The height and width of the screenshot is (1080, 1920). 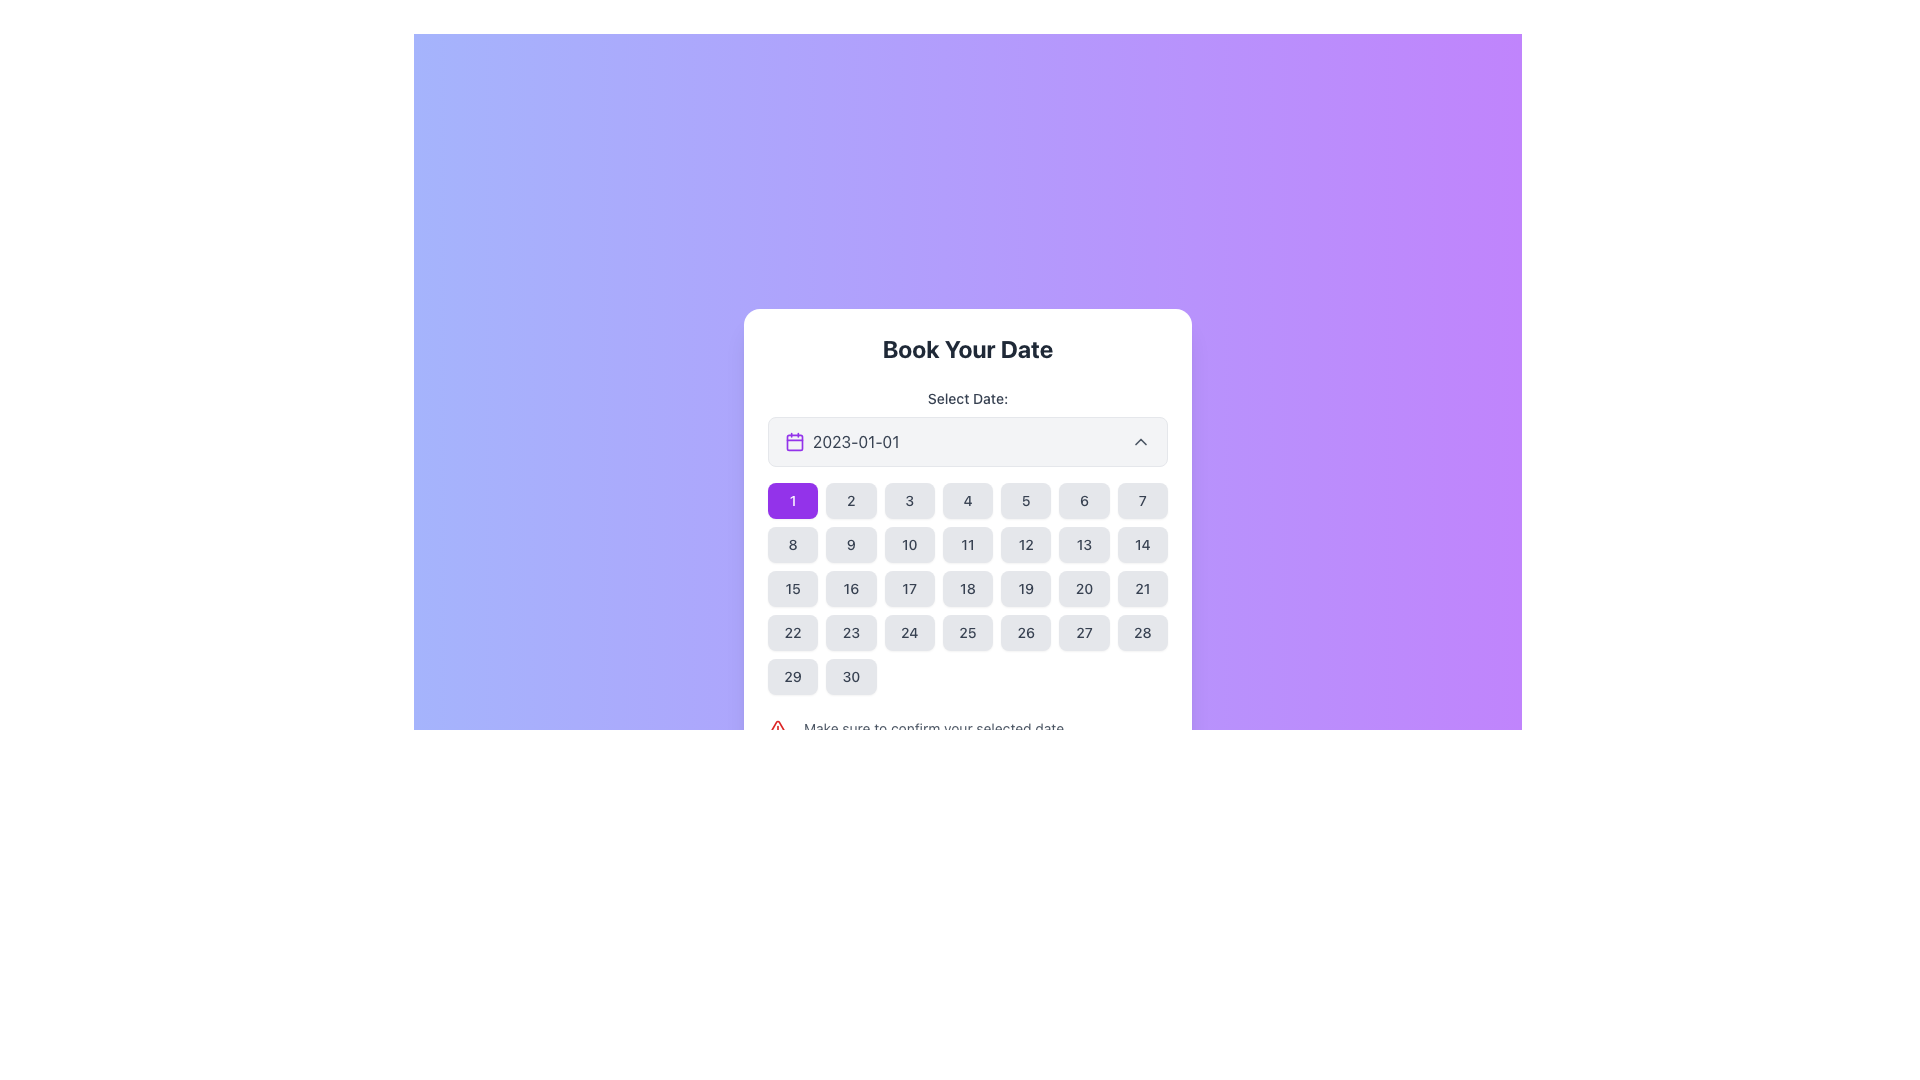 What do you see at coordinates (851, 588) in the screenshot?
I see `the date selection button located in the third row and second column of the calendar interface` at bounding box center [851, 588].